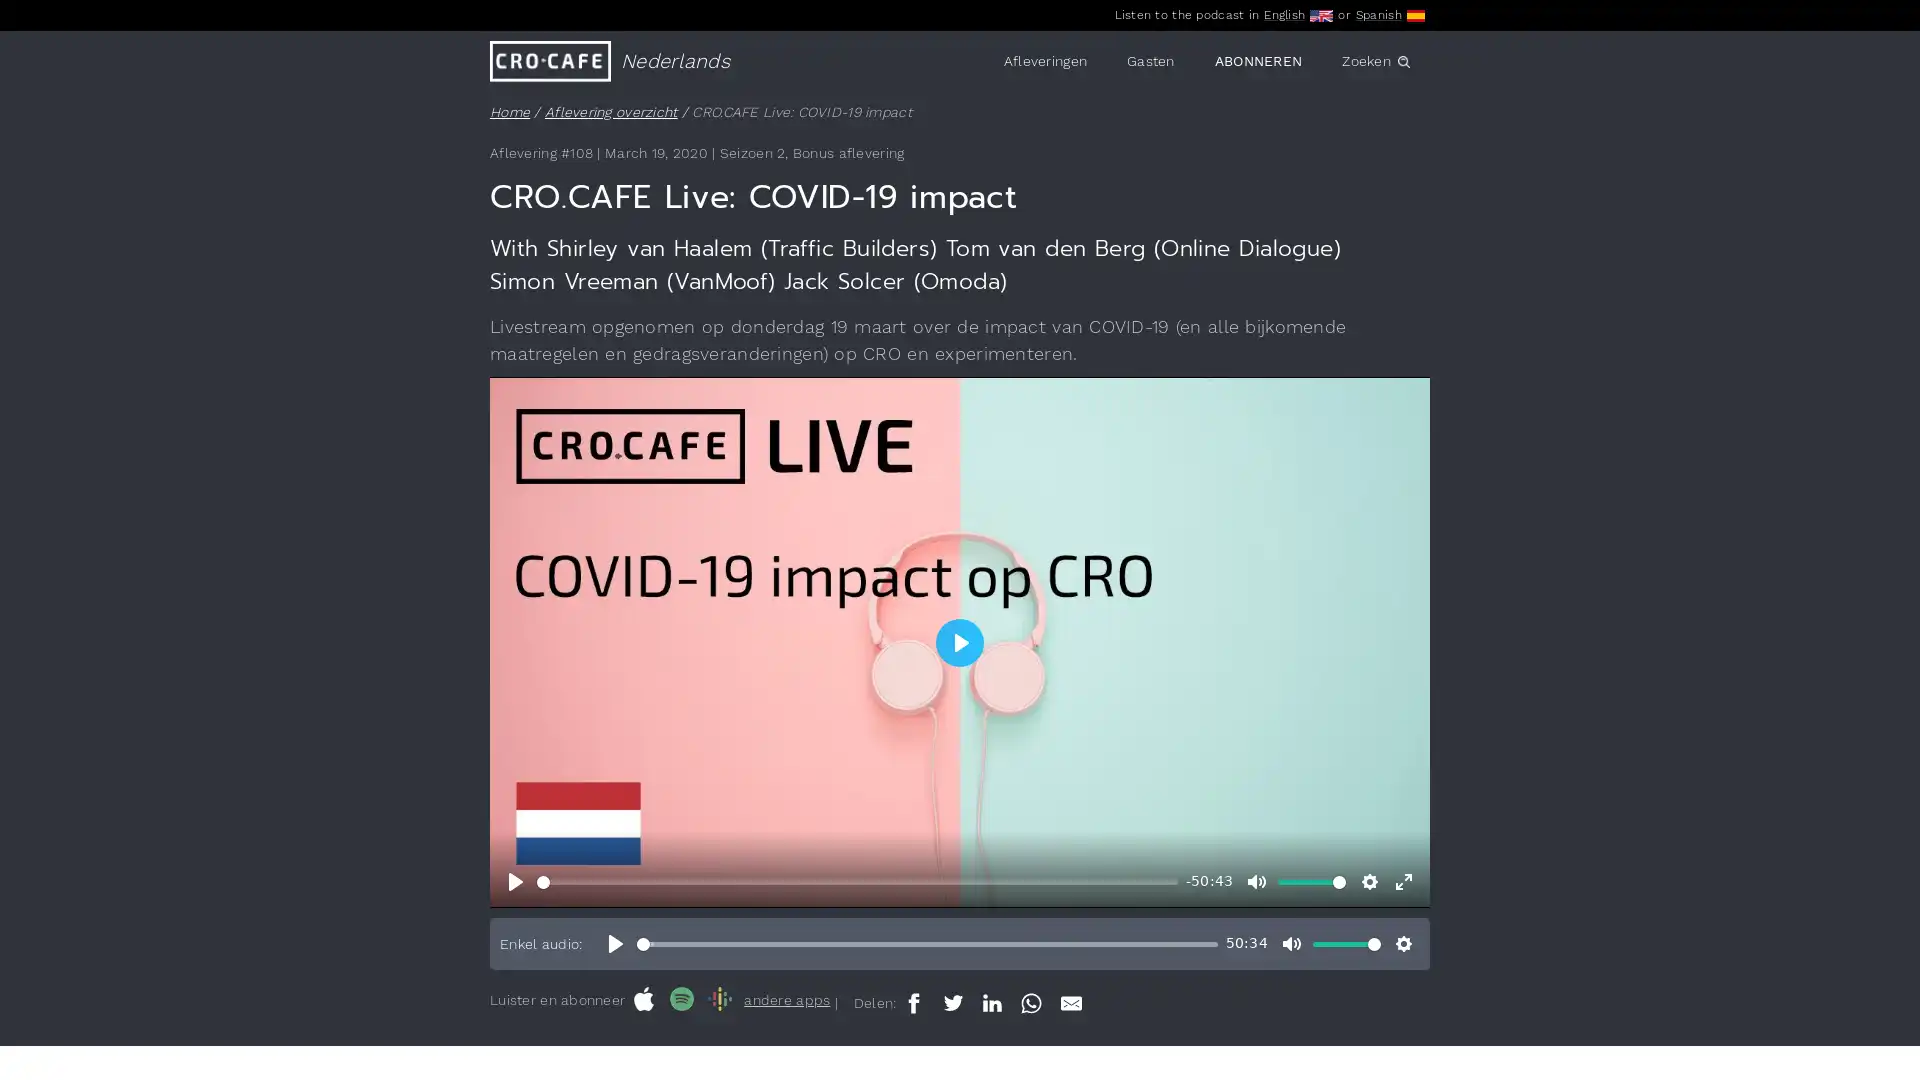 Image resolution: width=1920 pixels, height=1080 pixels. Describe the element at coordinates (1256, 881) in the screenshot. I see `Mute` at that location.